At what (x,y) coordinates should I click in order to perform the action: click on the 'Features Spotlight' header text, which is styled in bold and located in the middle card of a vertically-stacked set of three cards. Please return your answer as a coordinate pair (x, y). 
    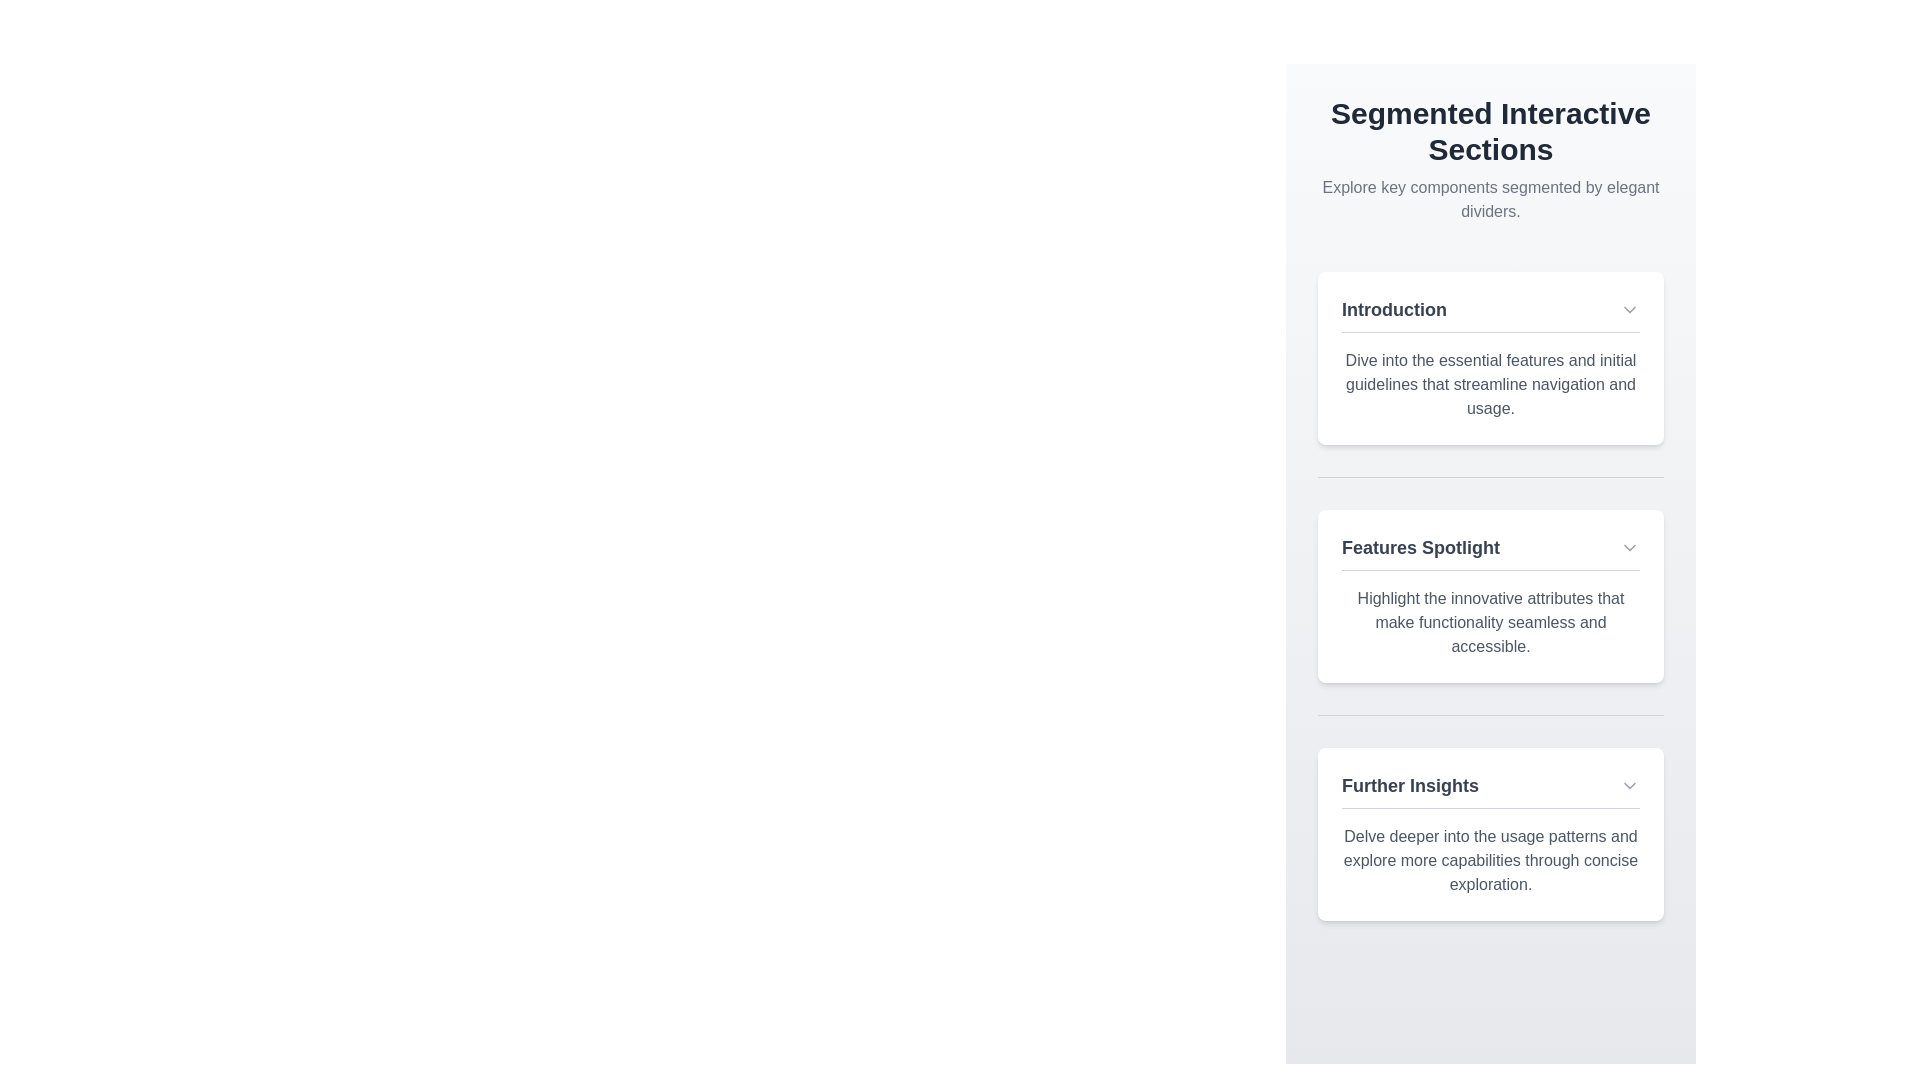
    Looking at the image, I should click on (1491, 552).